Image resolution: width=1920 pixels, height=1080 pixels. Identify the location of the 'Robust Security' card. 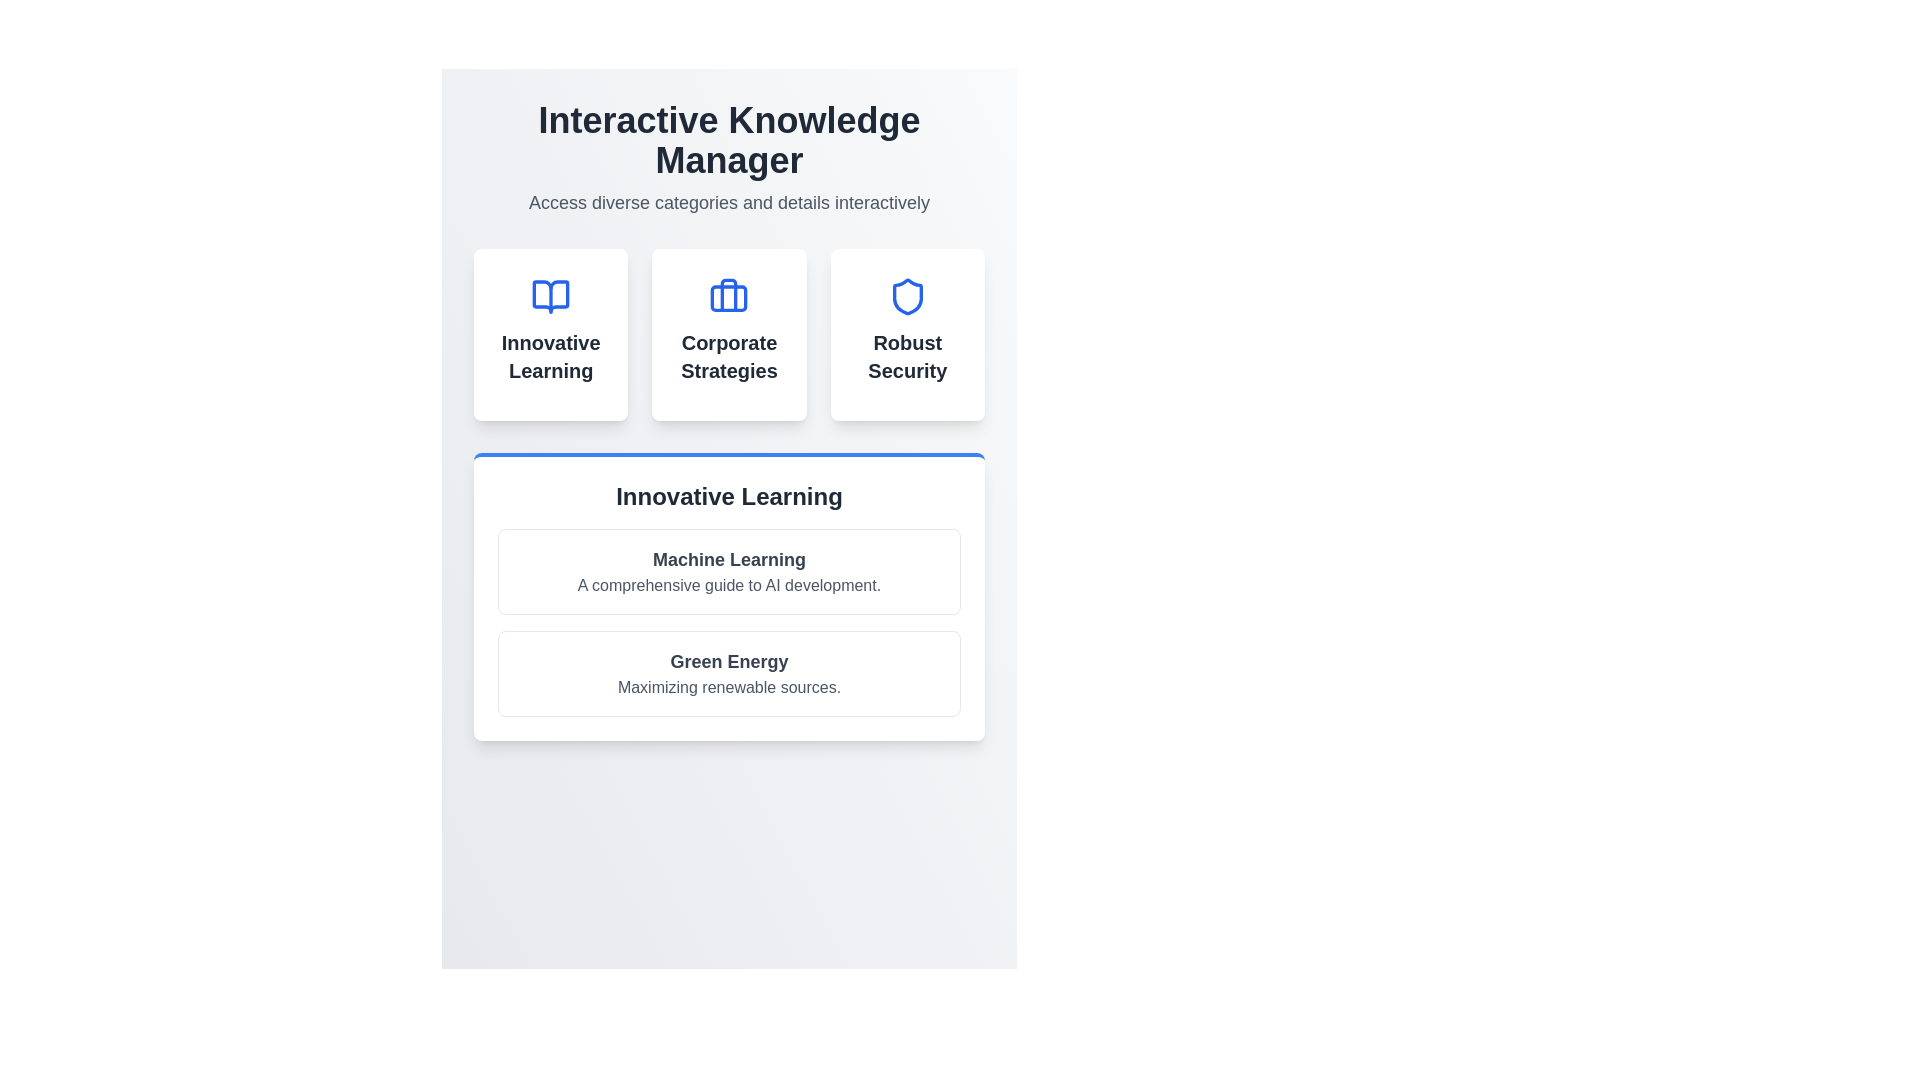
(906, 334).